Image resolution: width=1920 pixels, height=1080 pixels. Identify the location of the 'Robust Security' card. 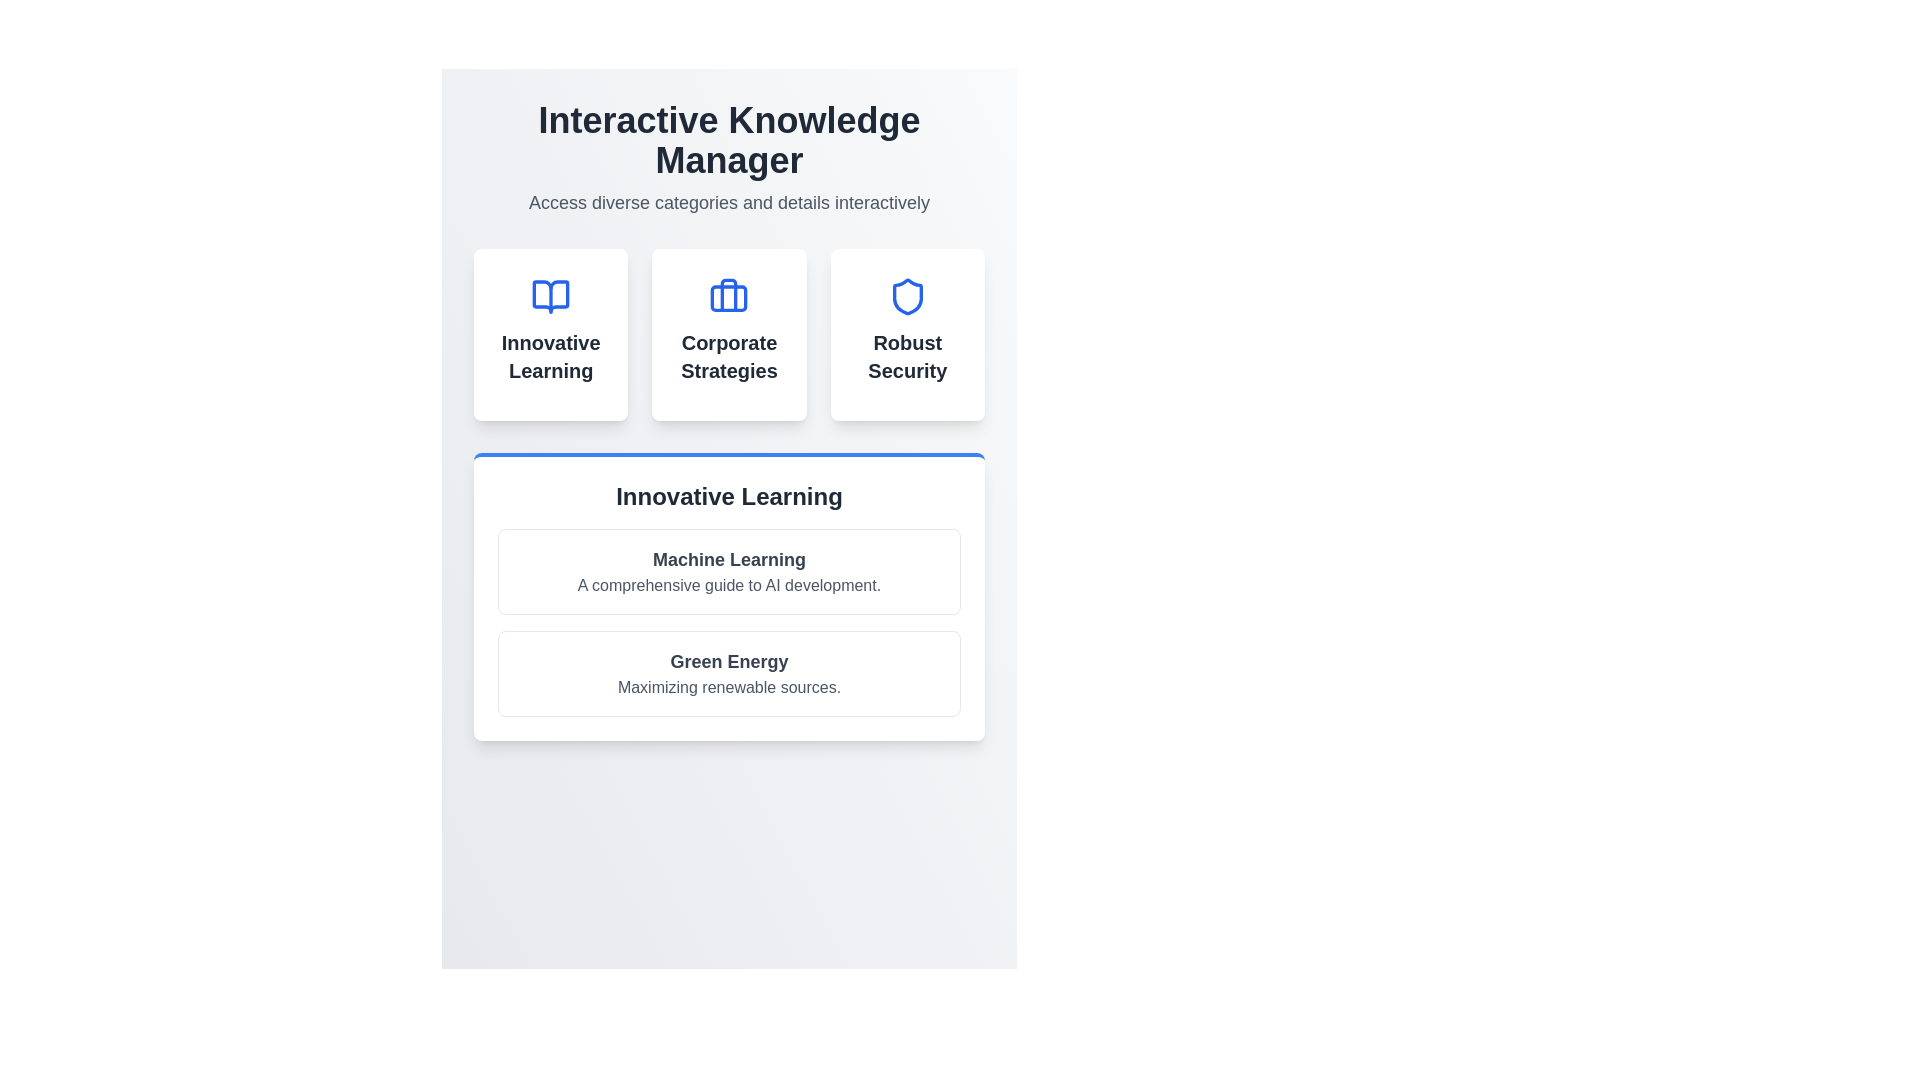
(906, 334).